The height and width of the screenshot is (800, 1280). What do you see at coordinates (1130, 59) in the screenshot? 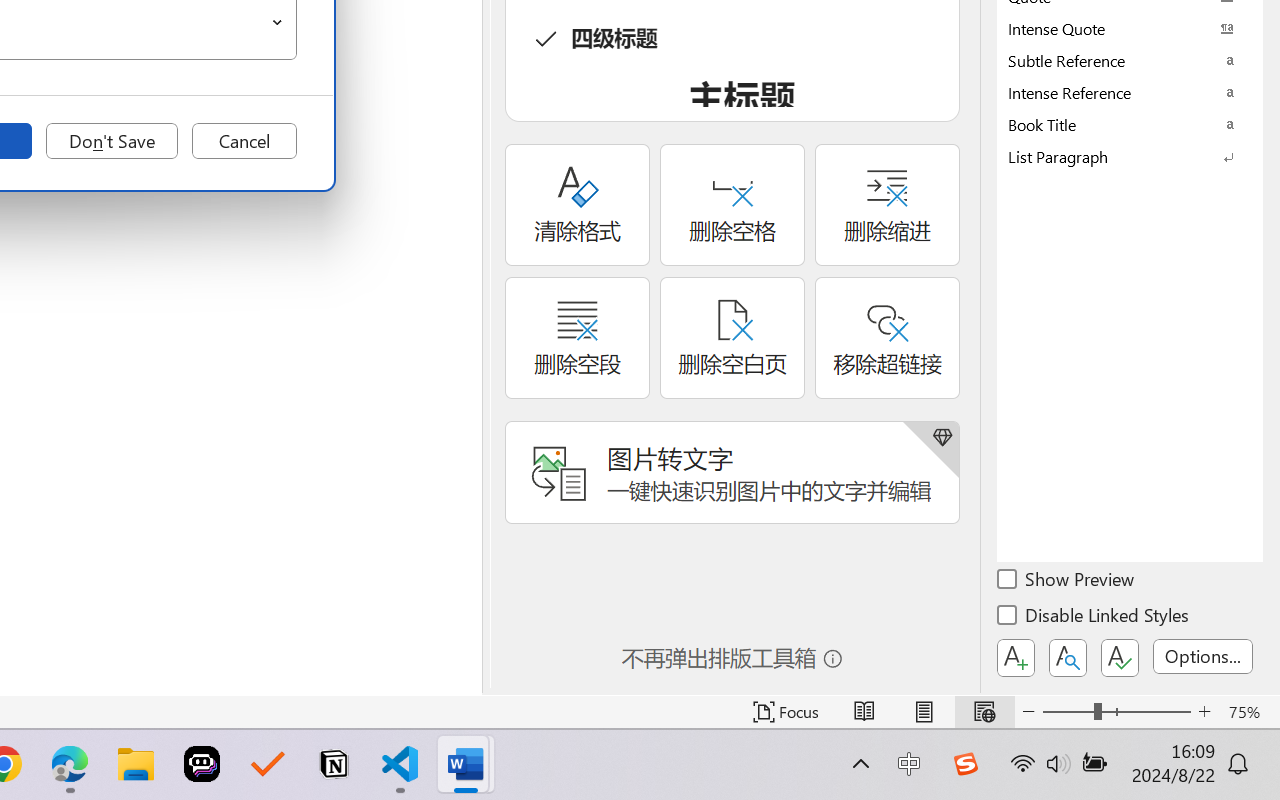
I see `'Subtle Reference'` at bounding box center [1130, 59].